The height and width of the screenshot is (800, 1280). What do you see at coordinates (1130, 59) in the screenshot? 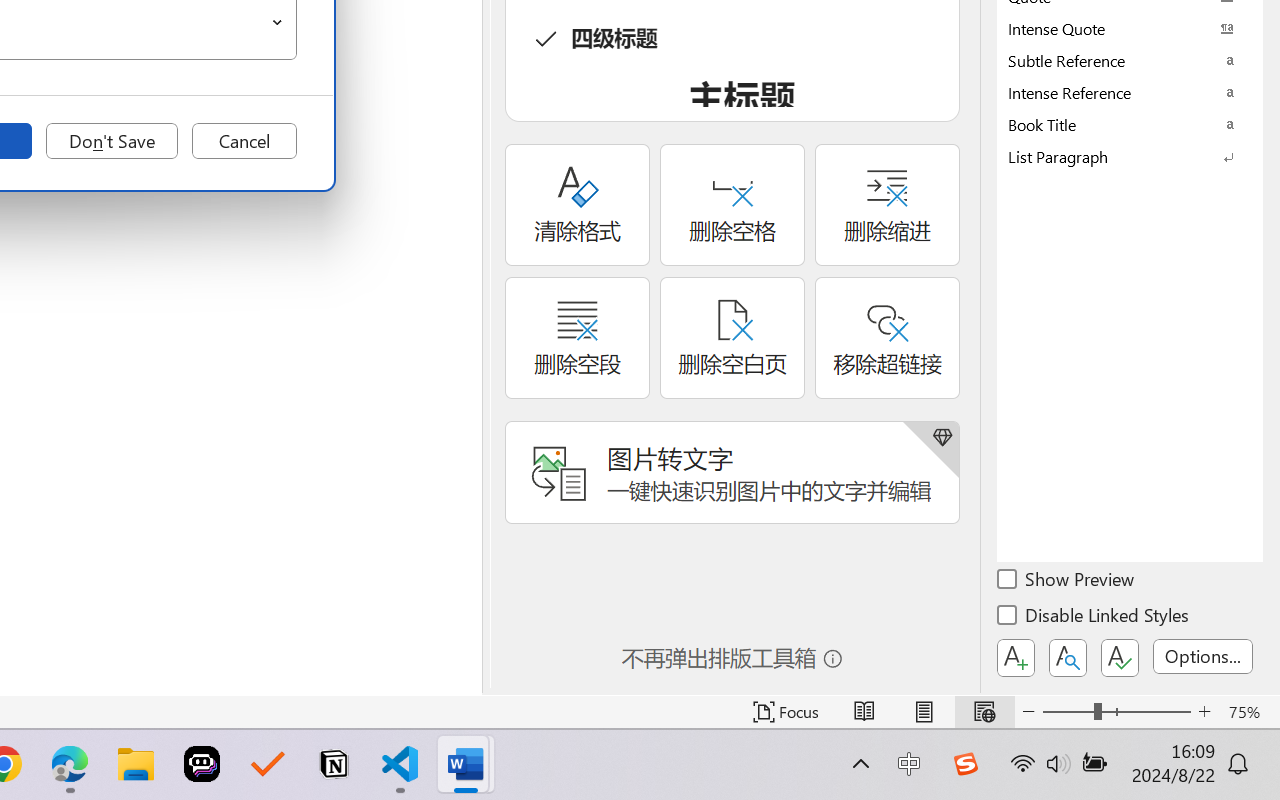
I see `'Subtle Reference'` at bounding box center [1130, 59].